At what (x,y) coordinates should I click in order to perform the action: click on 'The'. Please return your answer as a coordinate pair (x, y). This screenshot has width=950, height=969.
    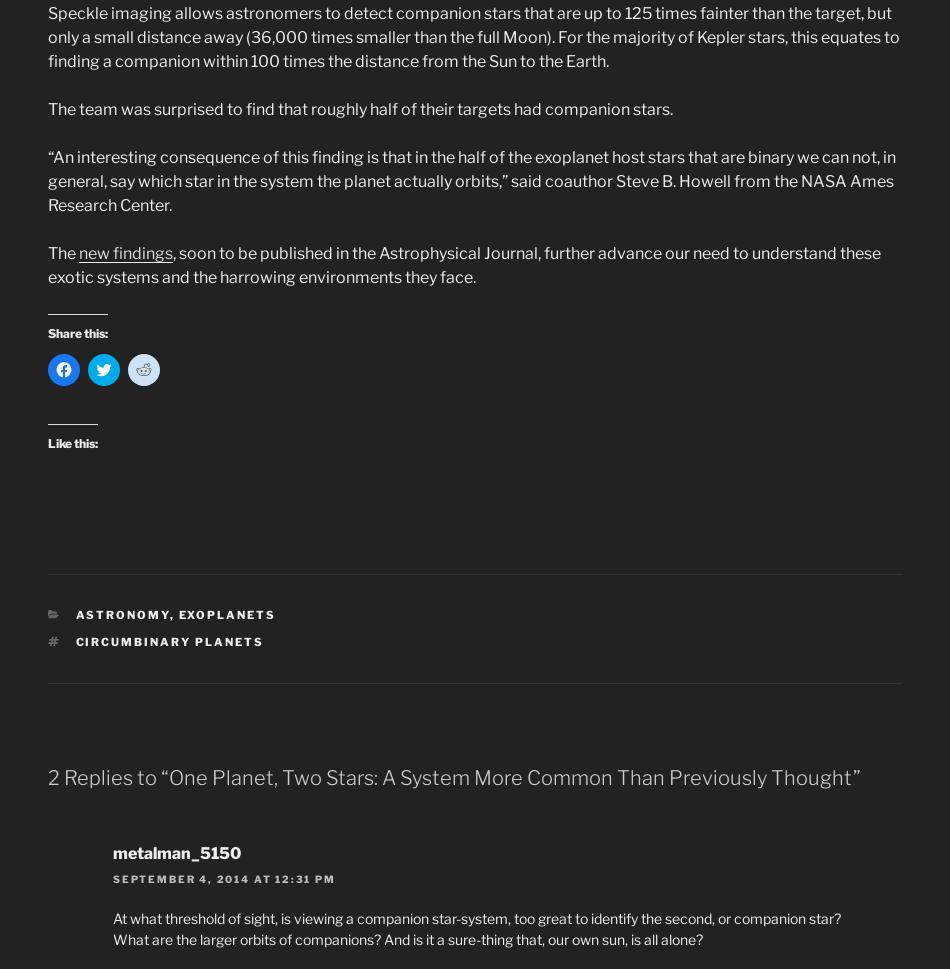
    Looking at the image, I should click on (63, 252).